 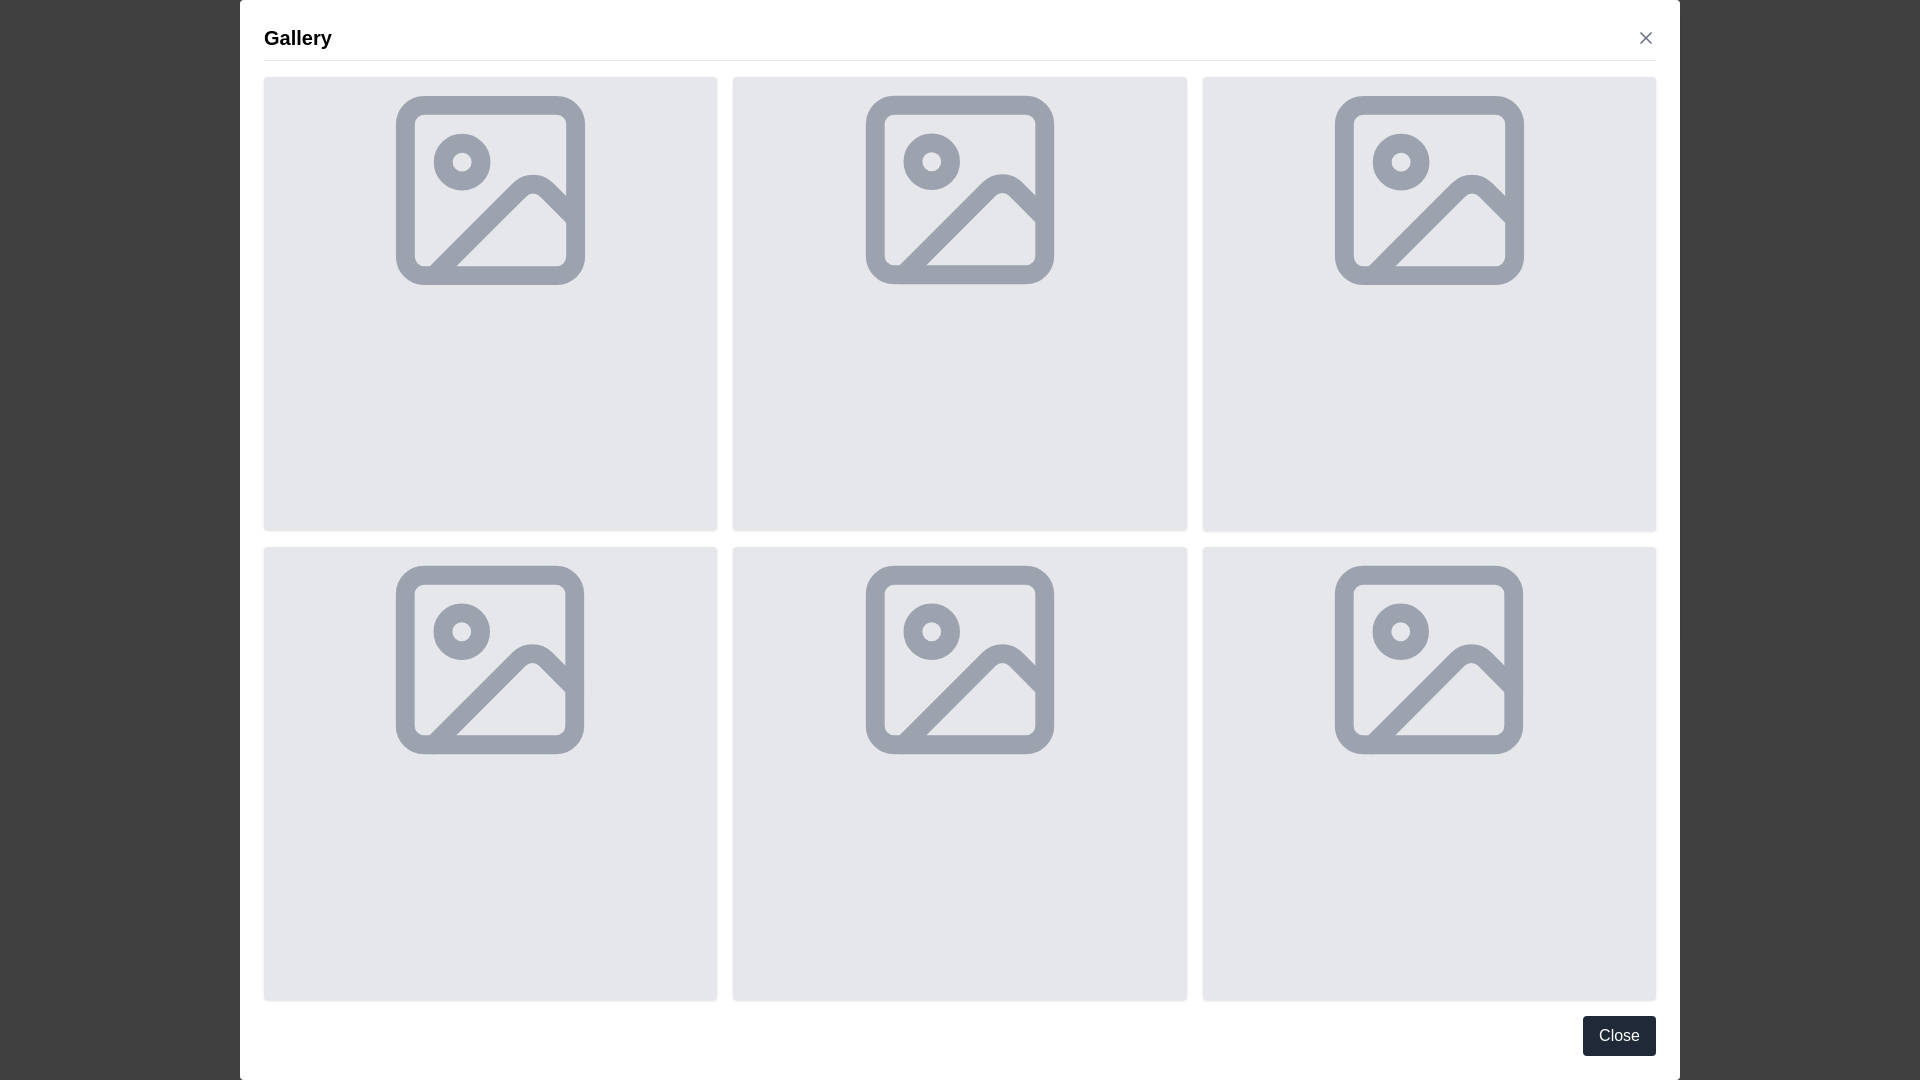 What do you see at coordinates (1428, 659) in the screenshot?
I see `the Graphical Icon located in the lower right cell of a 3x2 grid structure, which serves as an interactive element for image-related actions` at bounding box center [1428, 659].